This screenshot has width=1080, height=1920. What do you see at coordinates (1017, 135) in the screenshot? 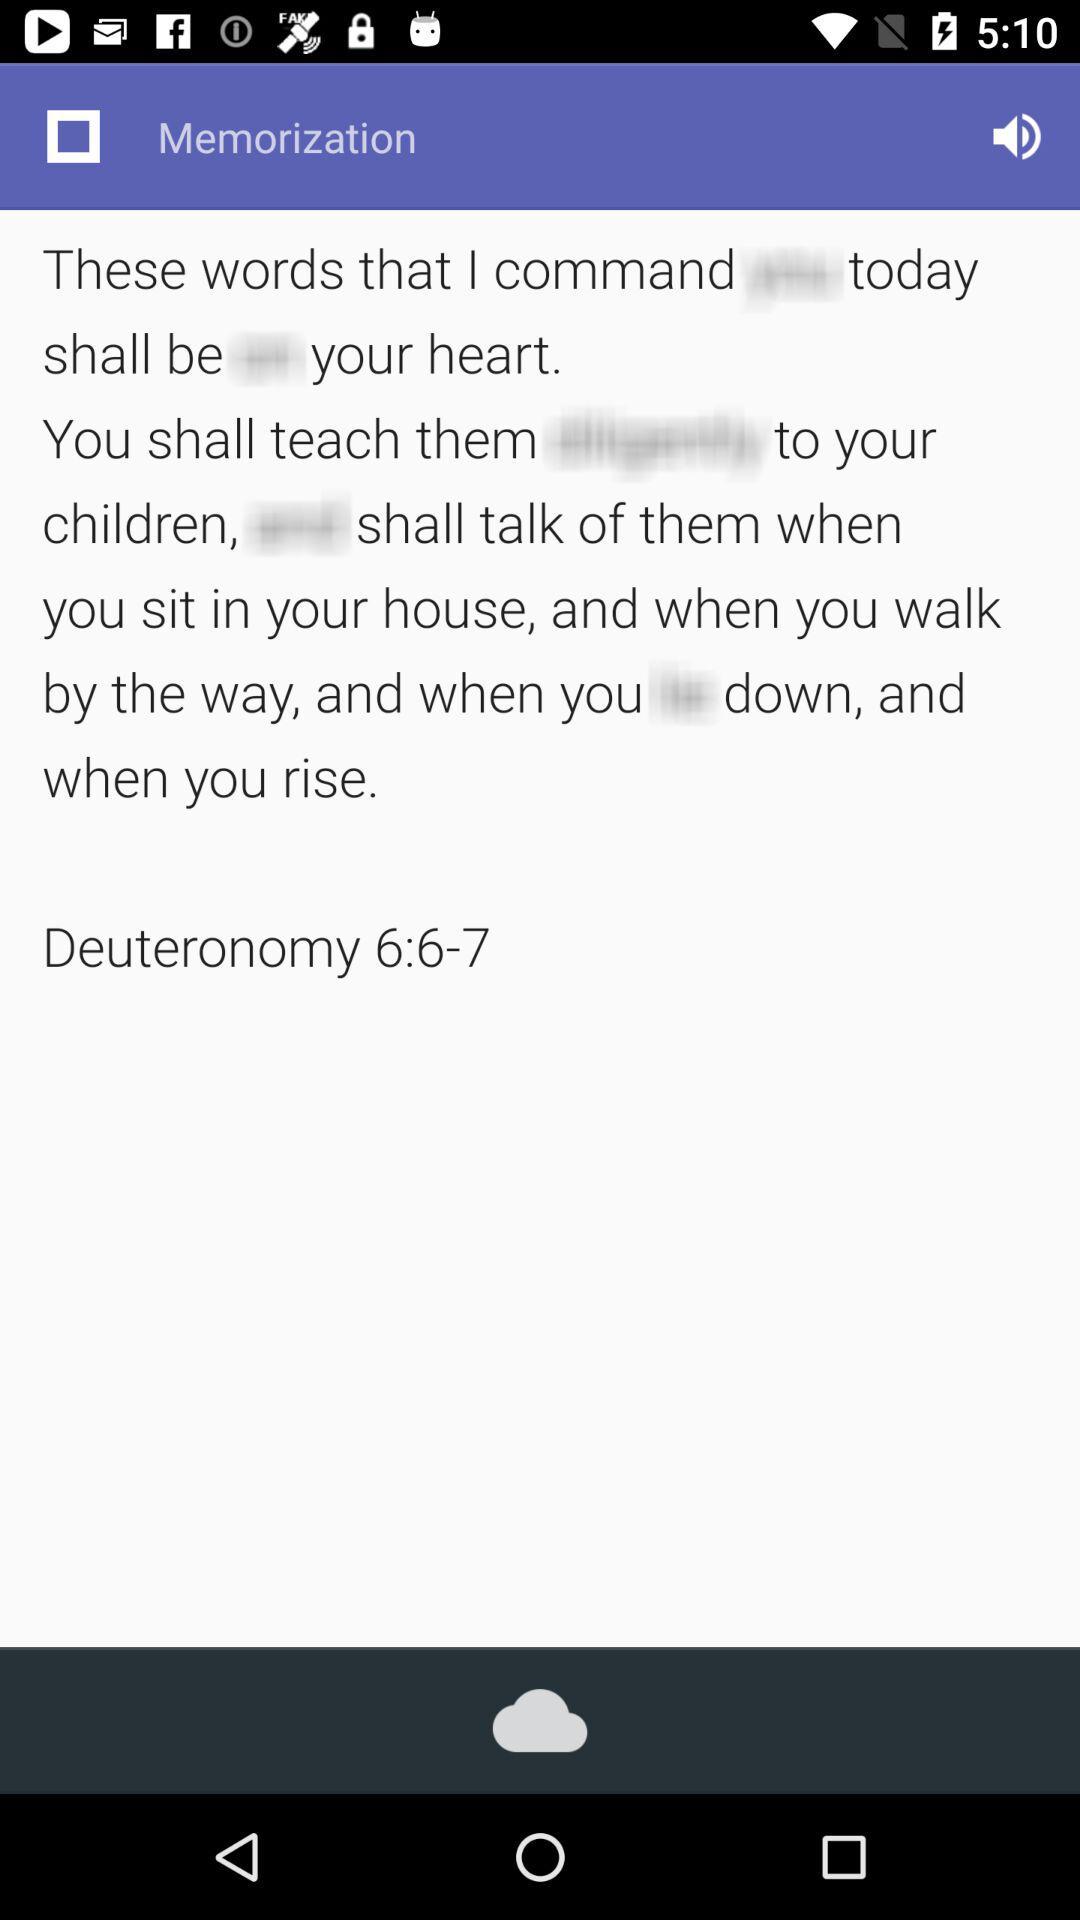
I see `icon at the top right corner` at bounding box center [1017, 135].